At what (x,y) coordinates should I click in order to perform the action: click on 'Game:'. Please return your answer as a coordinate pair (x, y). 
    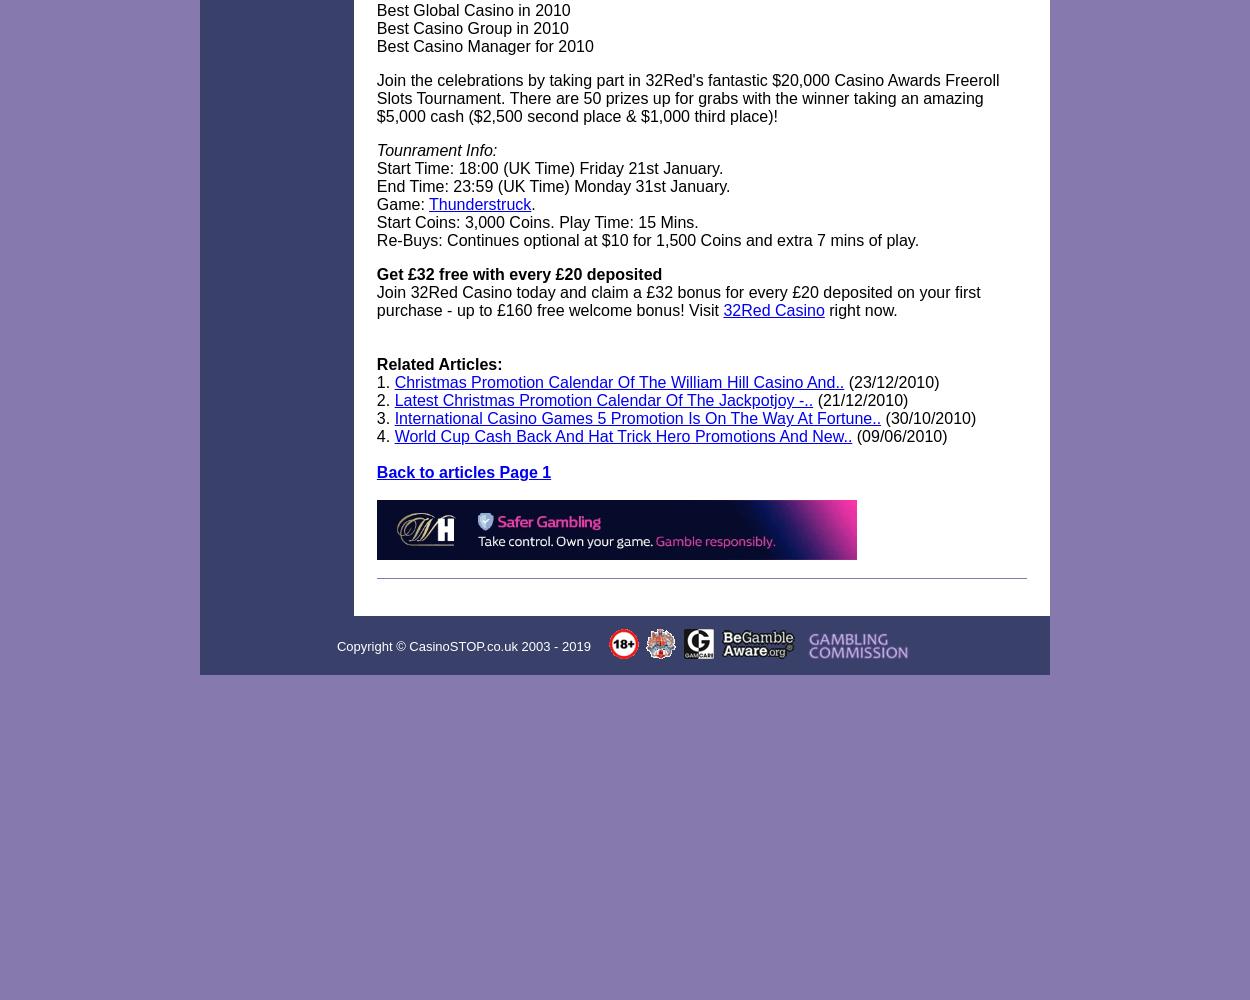
    Looking at the image, I should click on (376, 203).